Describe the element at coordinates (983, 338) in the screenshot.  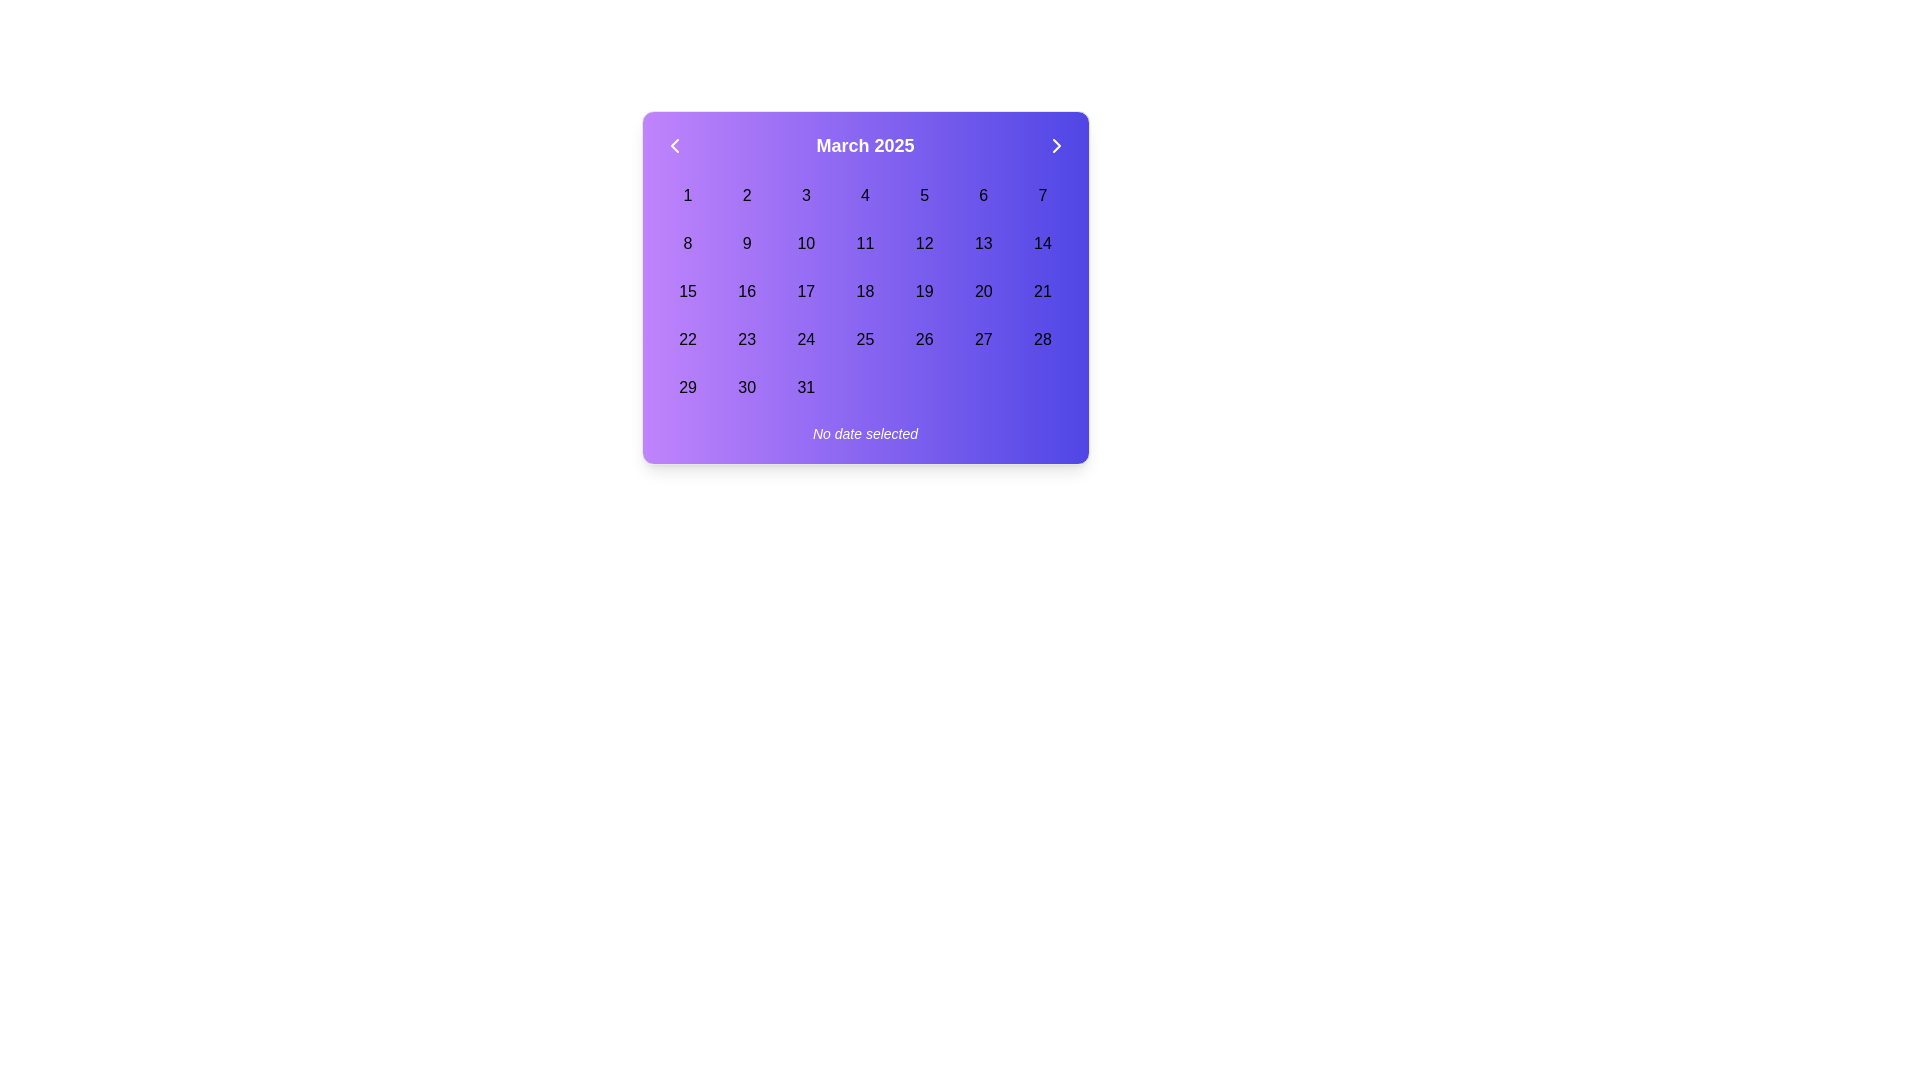
I see `the circular button with the number '27' centered within it` at that location.